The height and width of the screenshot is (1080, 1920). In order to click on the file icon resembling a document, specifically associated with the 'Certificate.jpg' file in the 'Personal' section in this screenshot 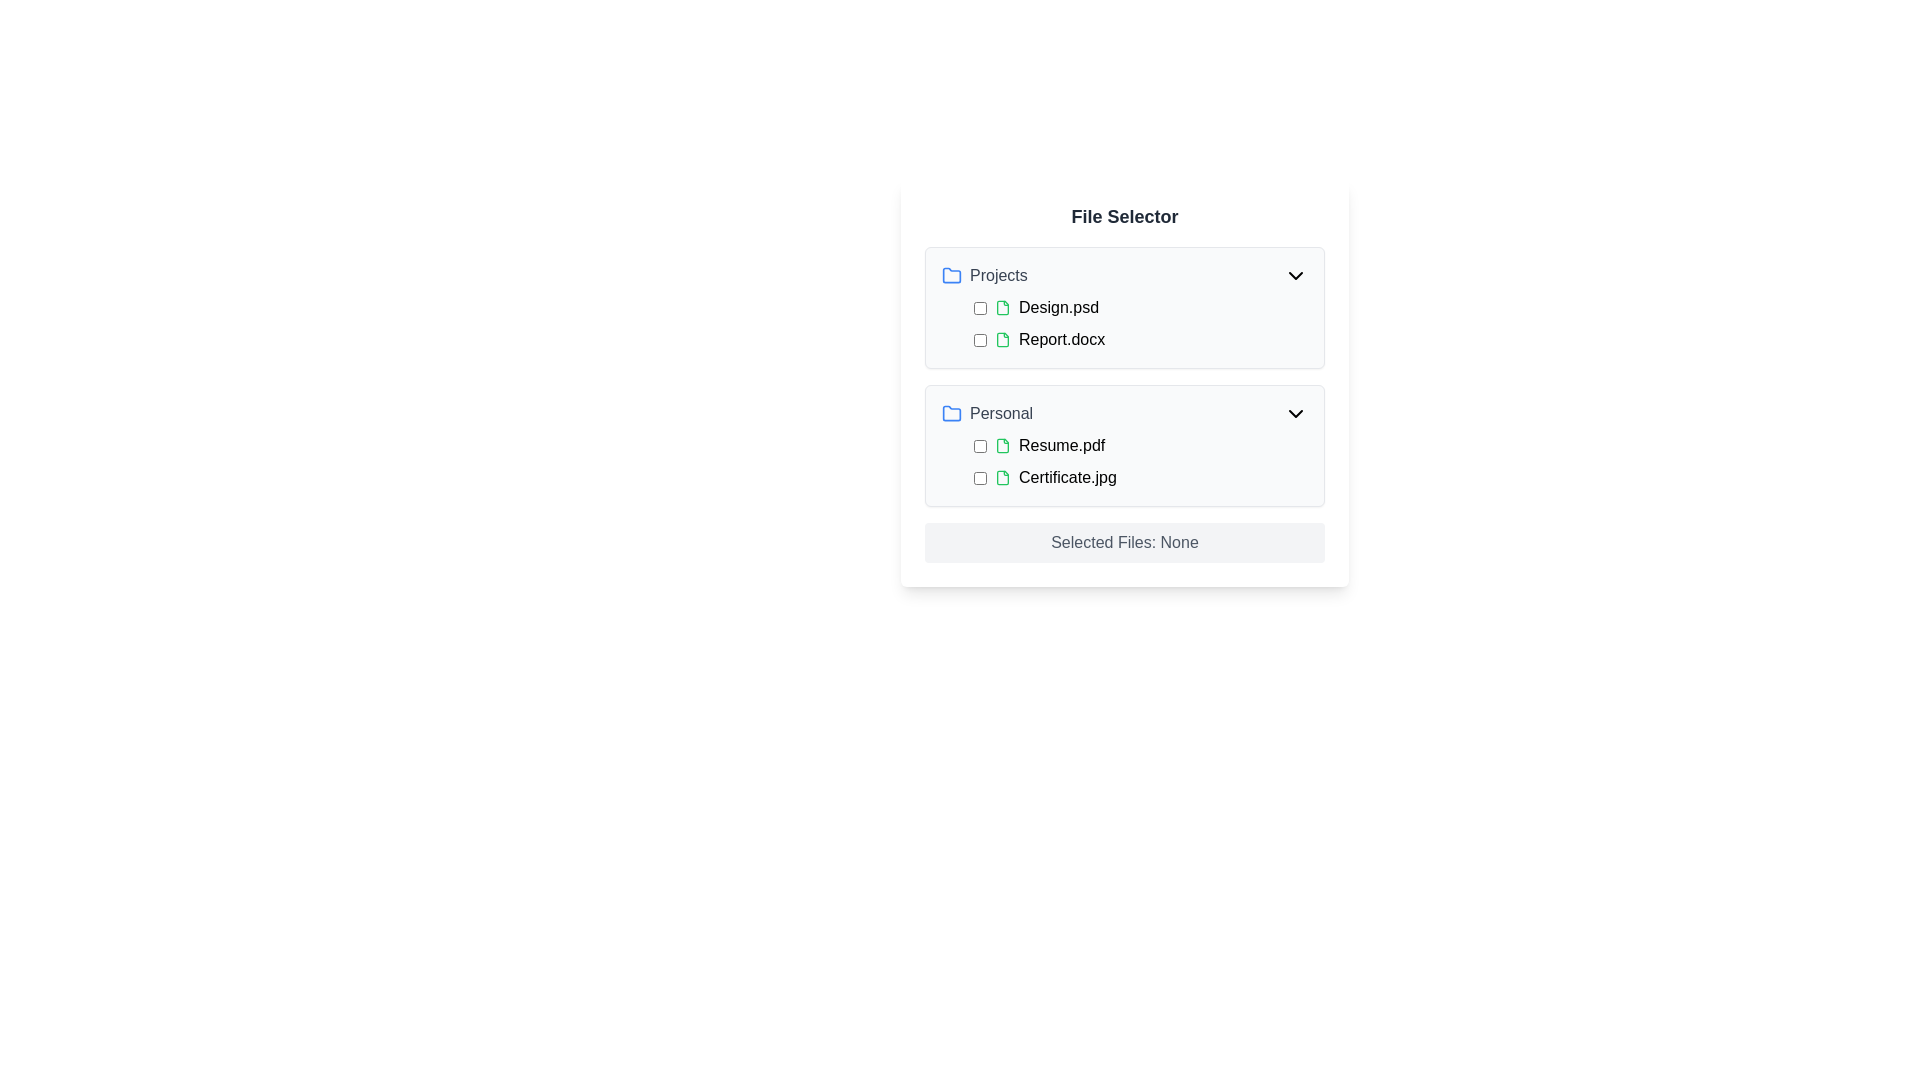, I will do `click(1003, 478)`.